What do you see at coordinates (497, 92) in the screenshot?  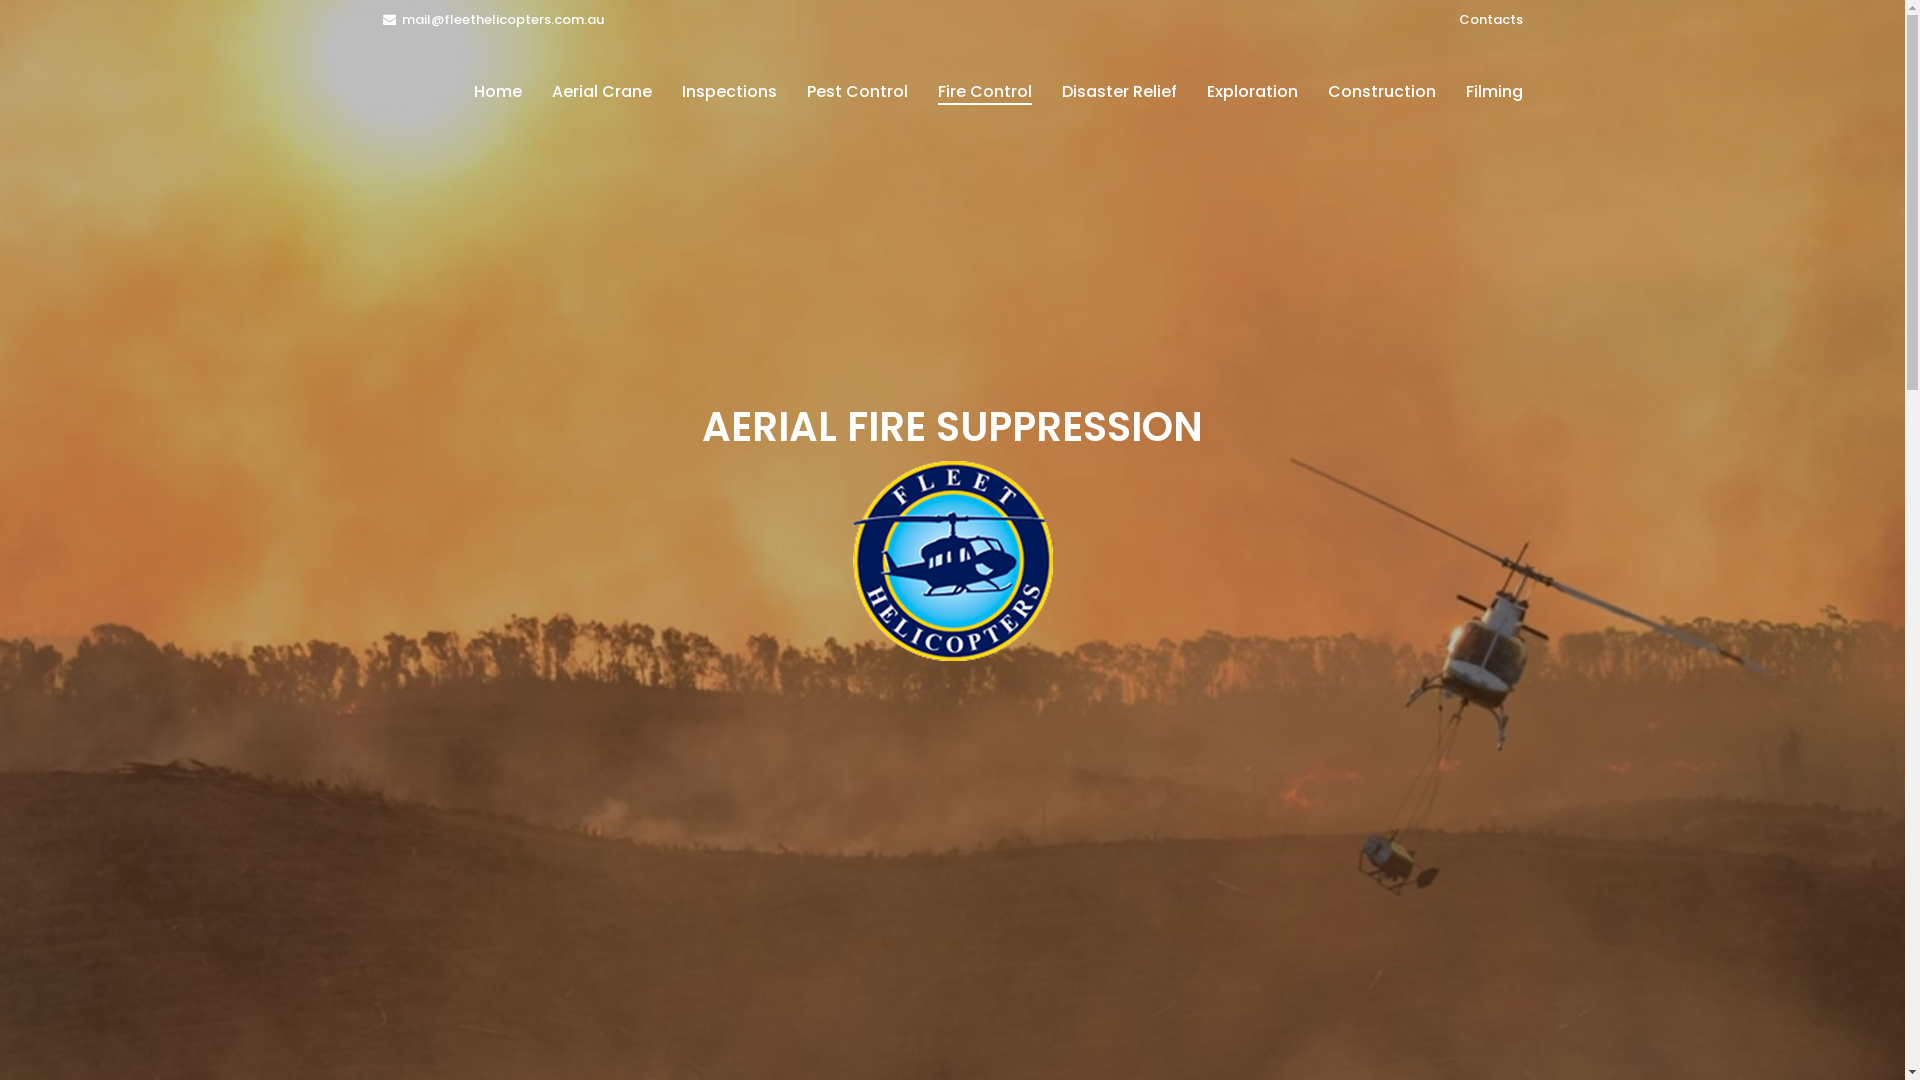 I see `'Home'` at bounding box center [497, 92].